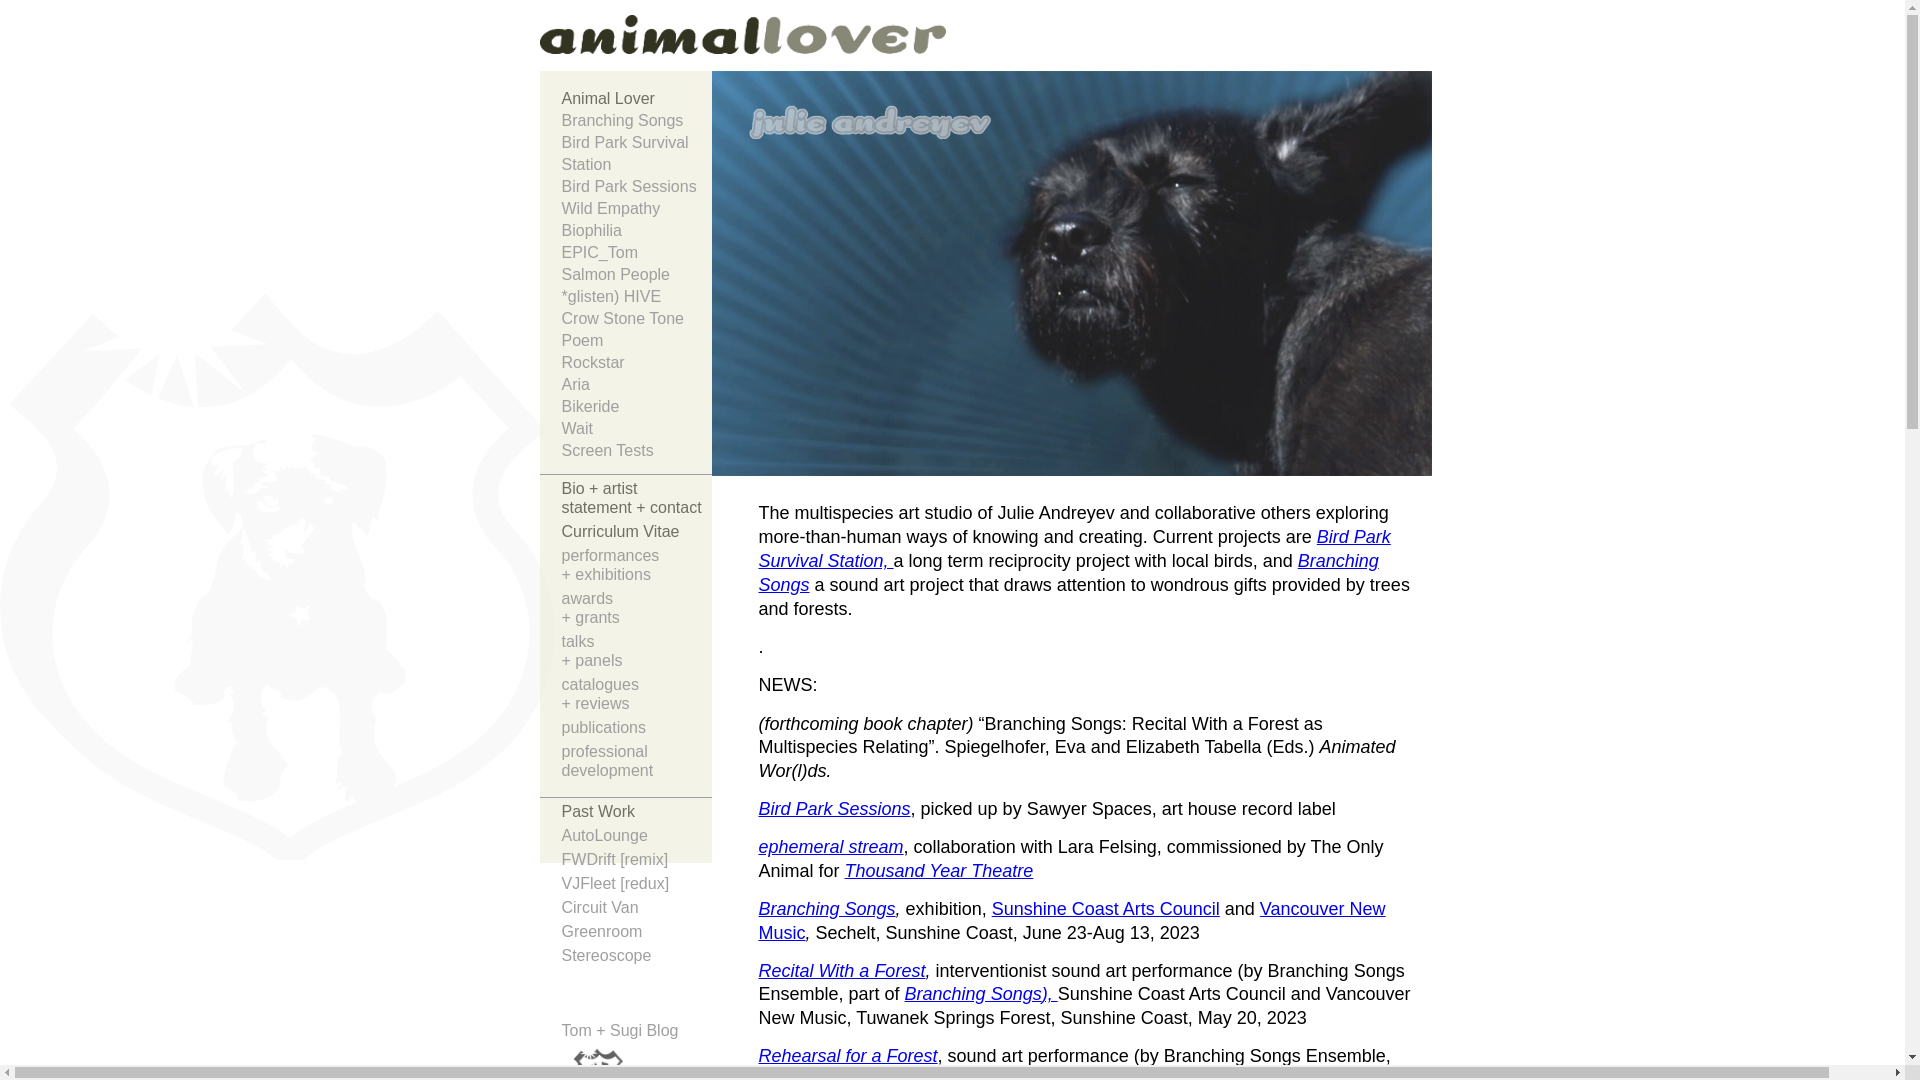 This screenshot has width=1920, height=1080. I want to click on 'publications', so click(636, 729).